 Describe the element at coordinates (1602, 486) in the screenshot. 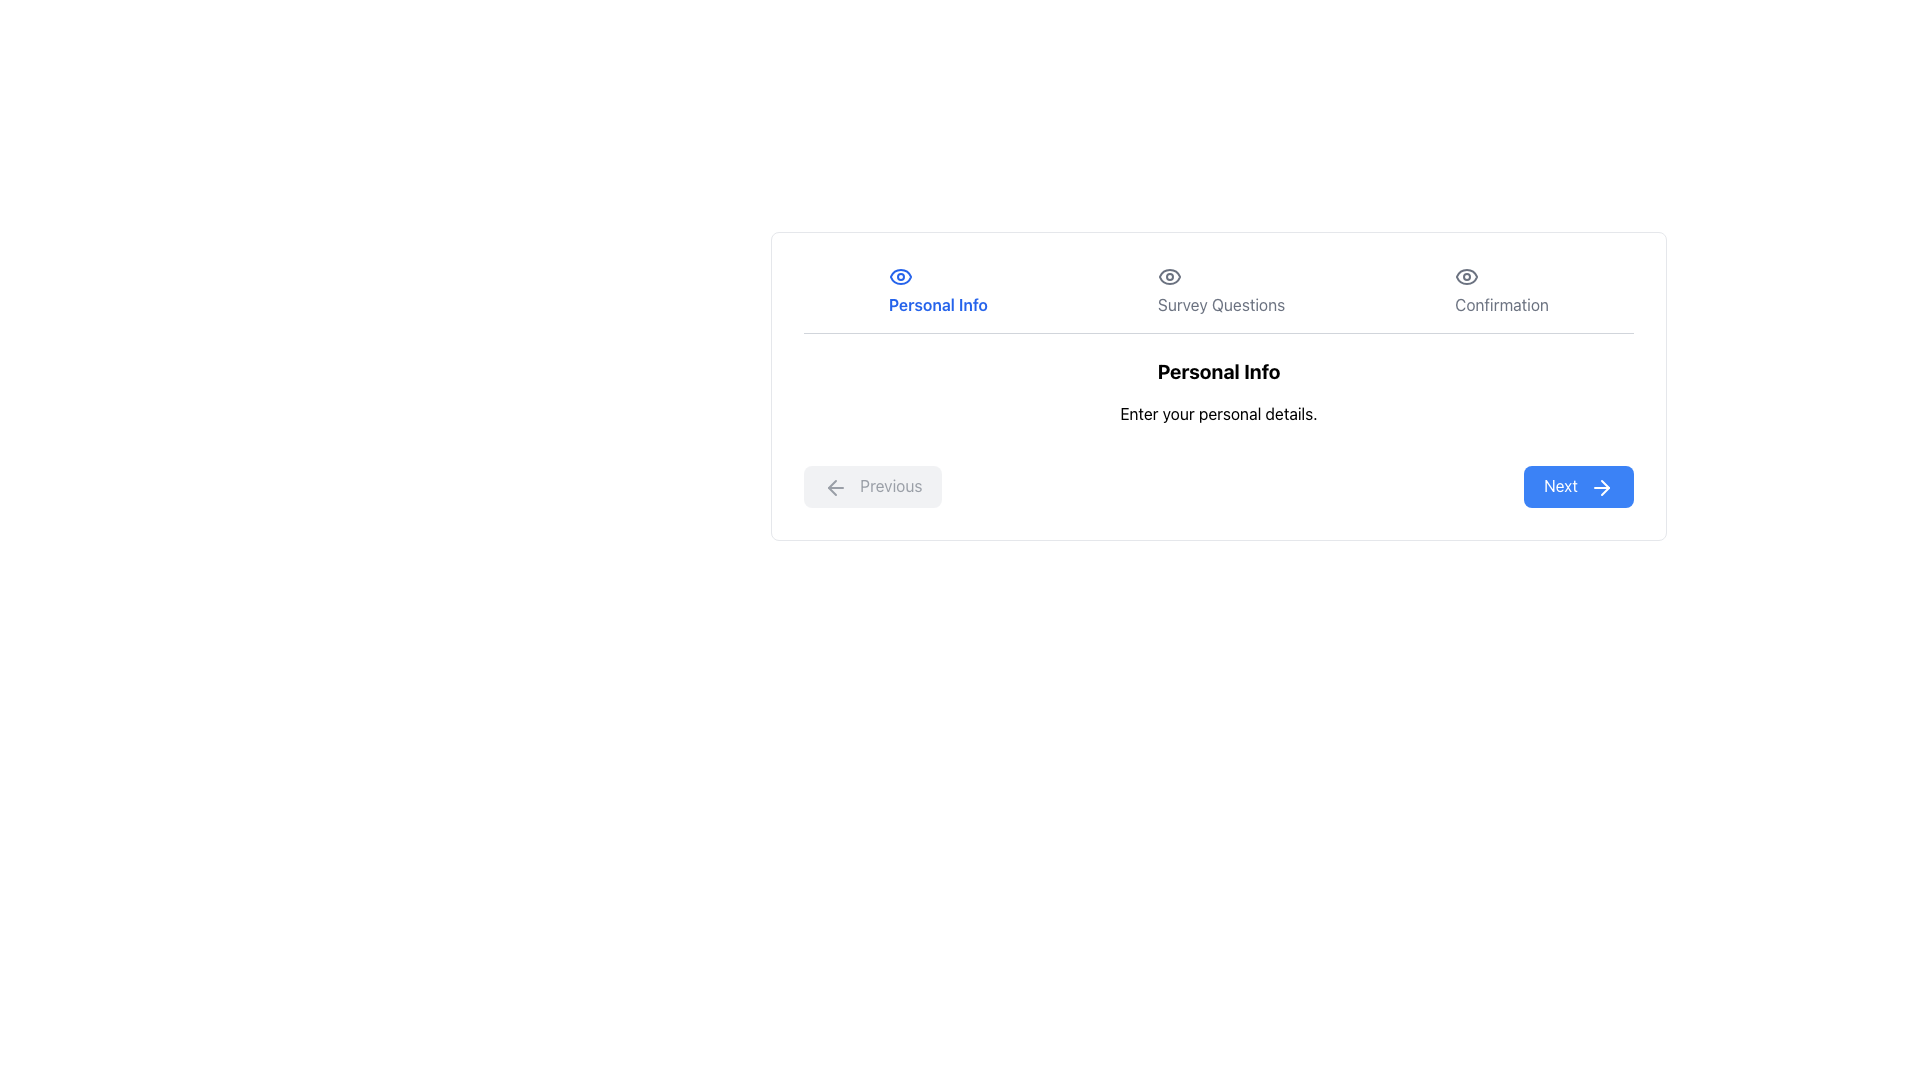

I see `the design of the right arrow icon located within the blue rectangular 'Next' button at the bottom right of the dialog box` at that location.